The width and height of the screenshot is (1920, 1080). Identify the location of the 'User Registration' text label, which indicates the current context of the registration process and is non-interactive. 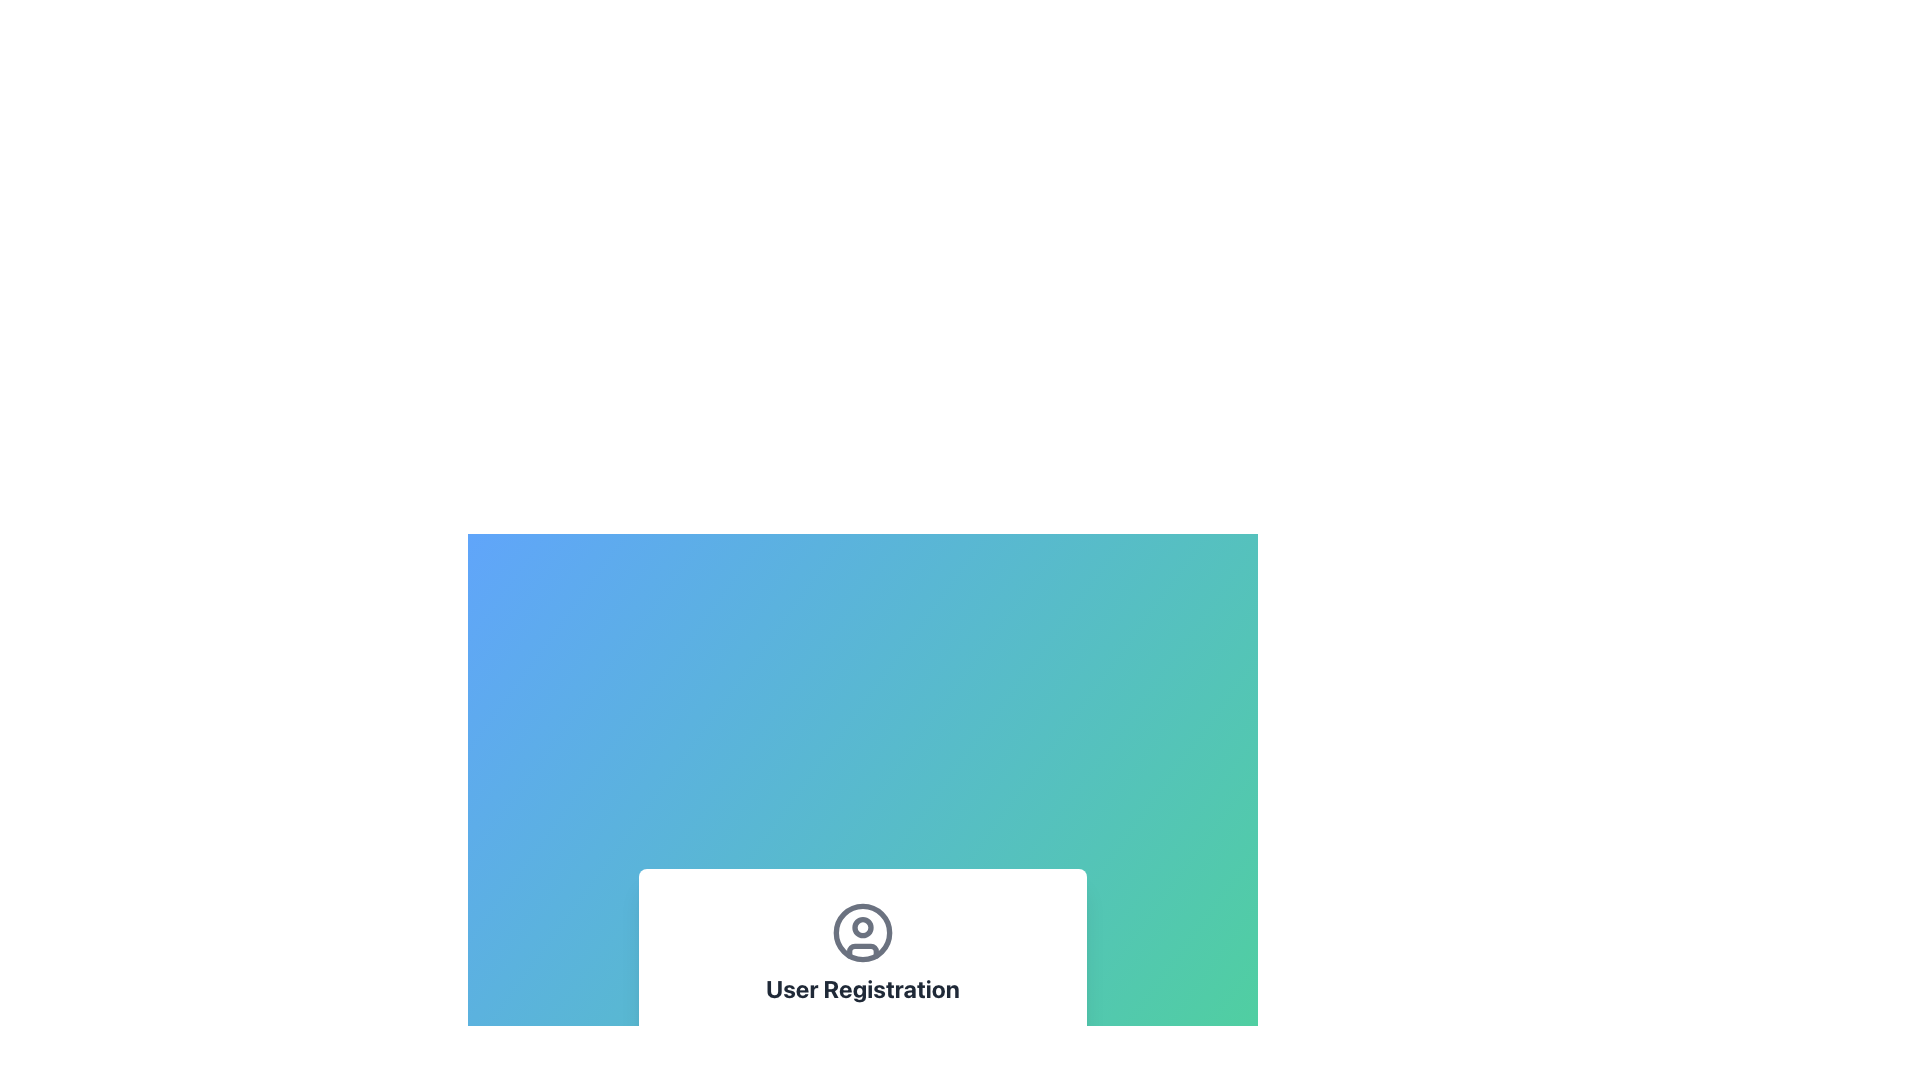
(863, 987).